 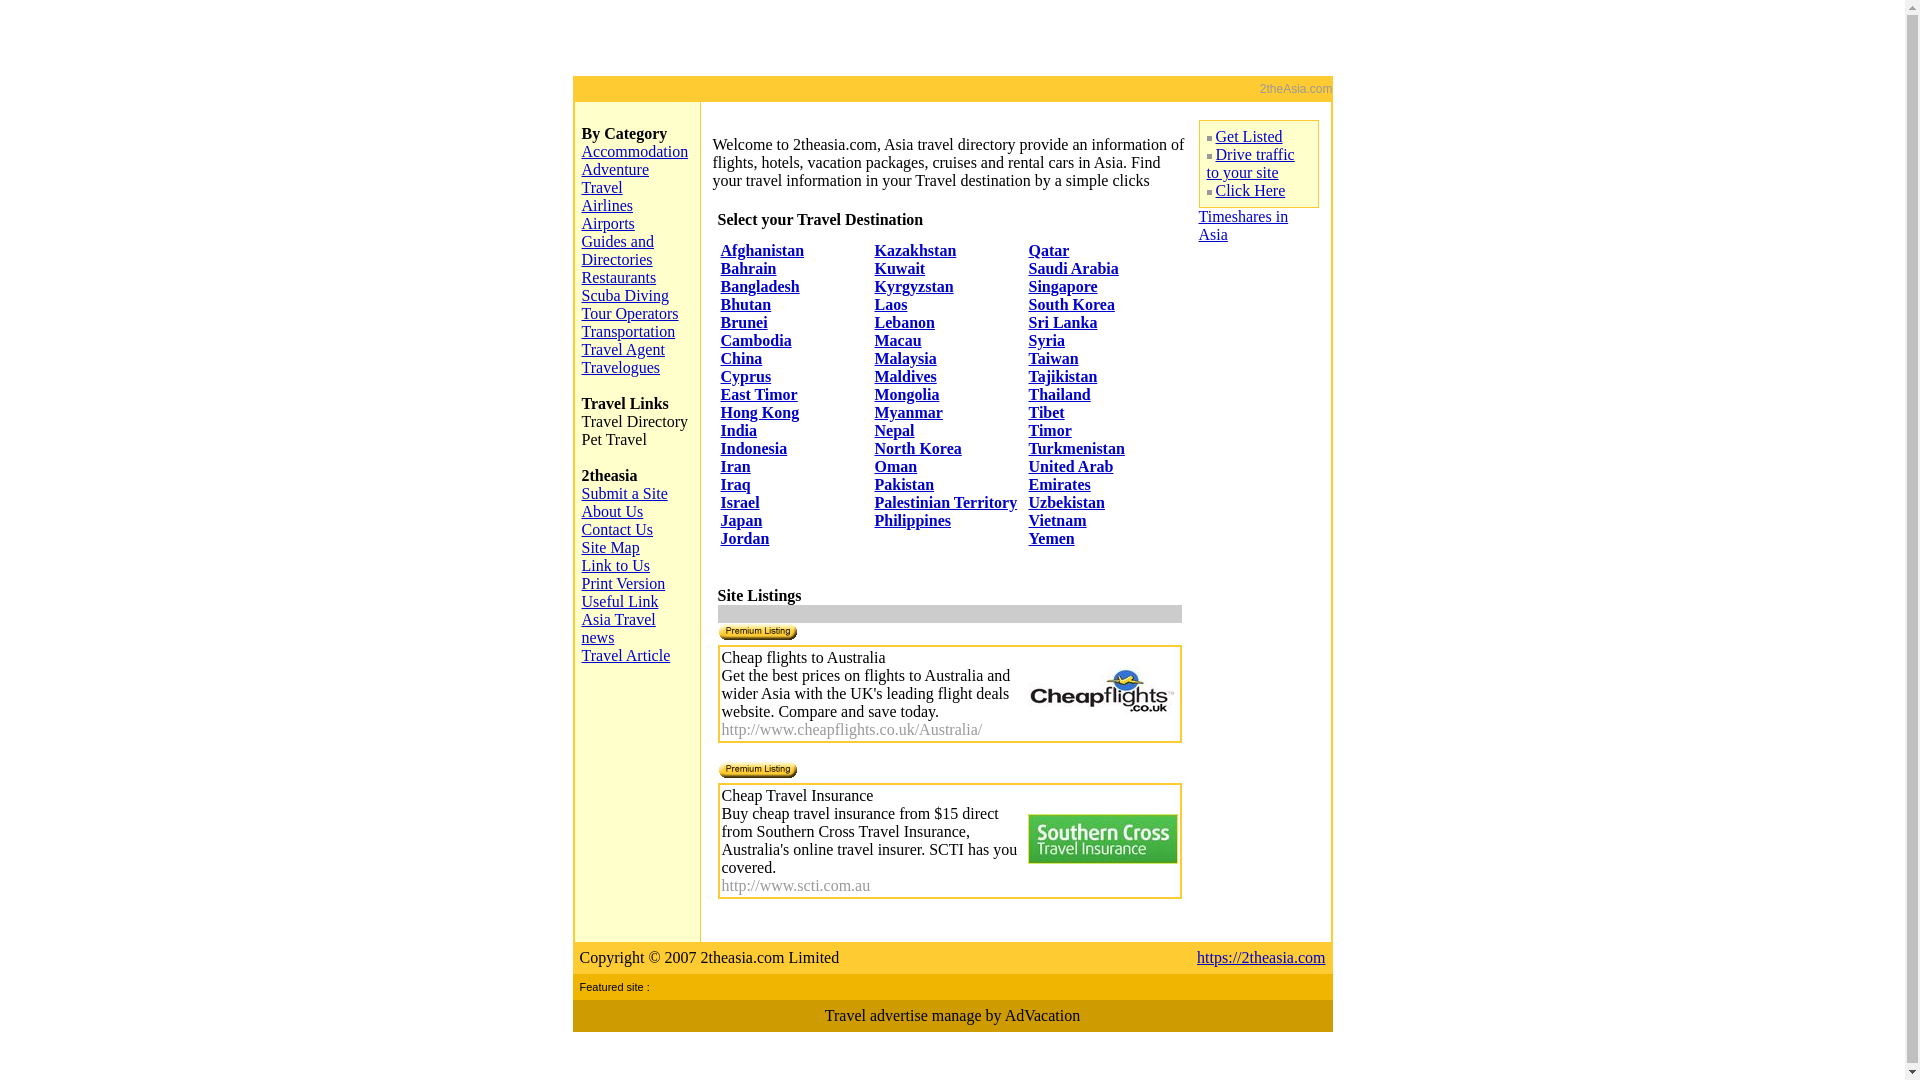 I want to click on 'Site Map', so click(x=609, y=547).